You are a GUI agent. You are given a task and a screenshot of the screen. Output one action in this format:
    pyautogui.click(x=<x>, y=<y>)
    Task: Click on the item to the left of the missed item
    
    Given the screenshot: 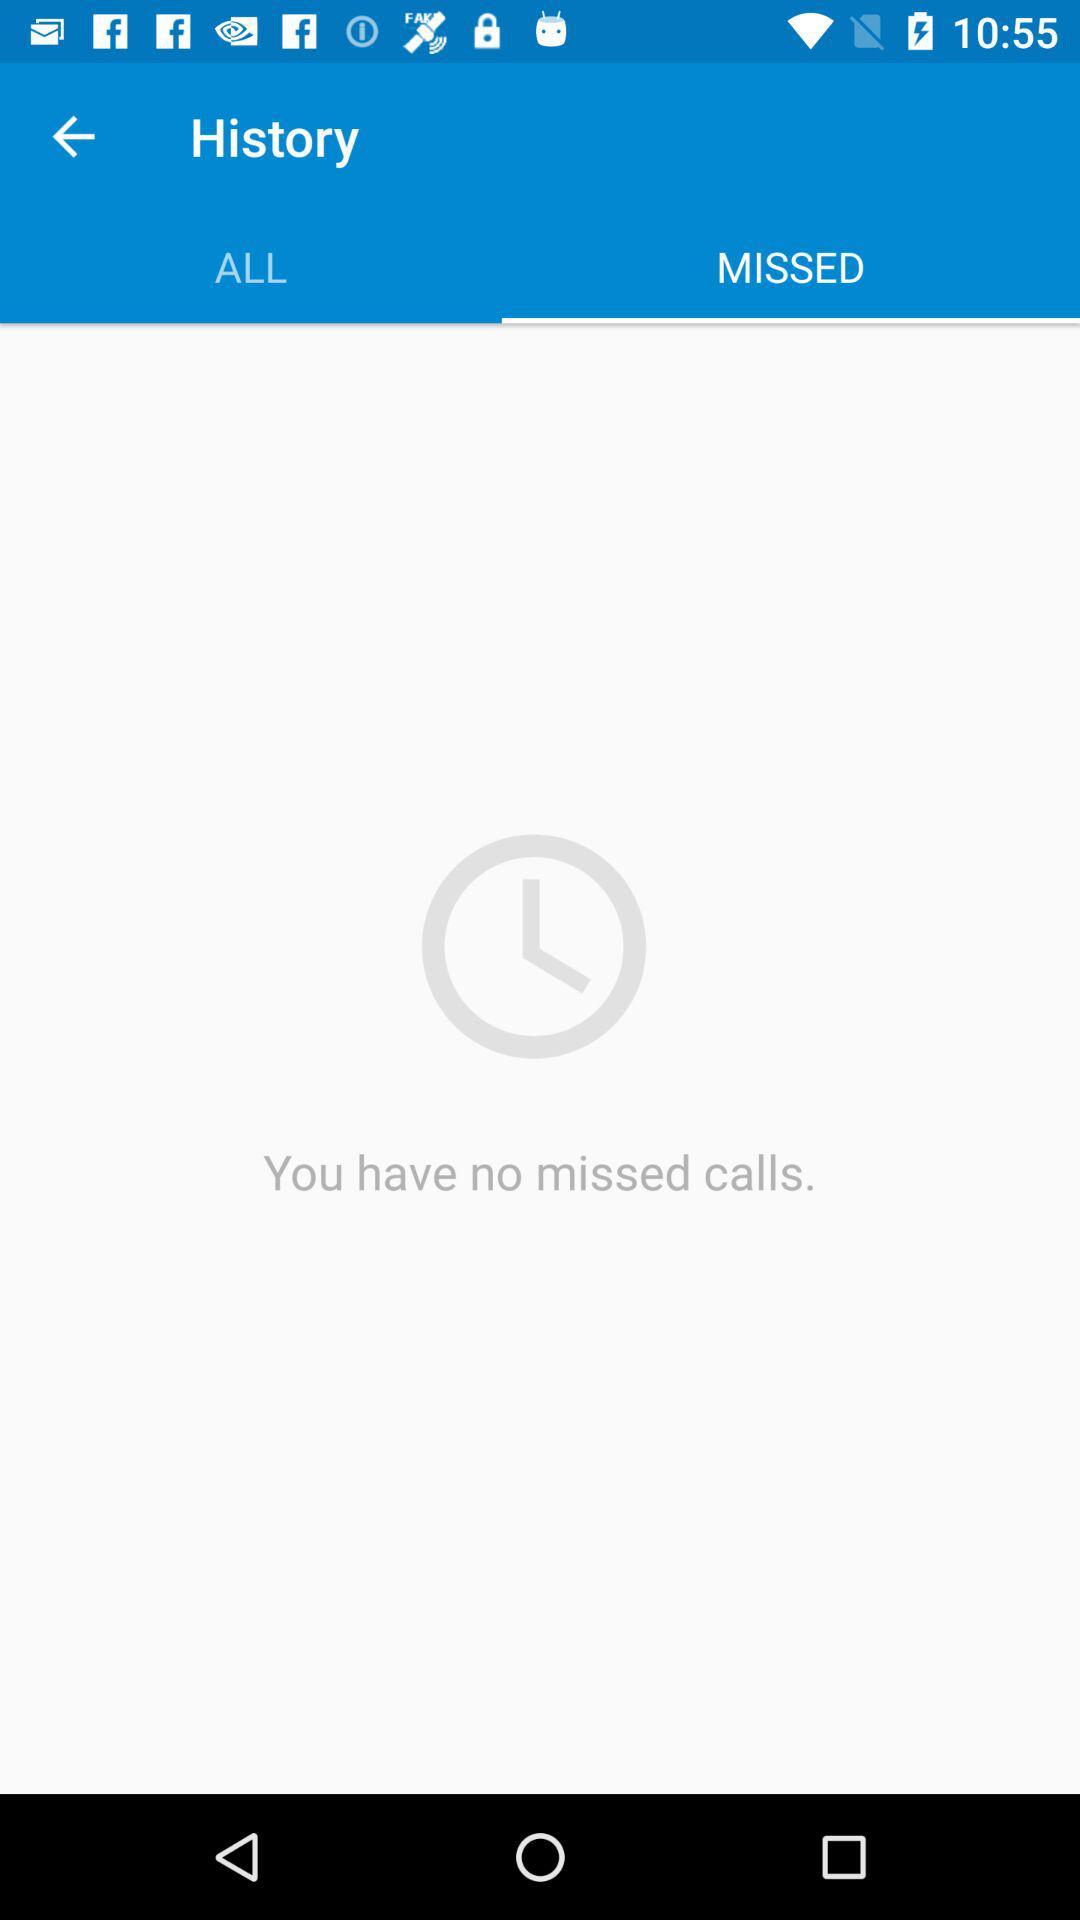 What is the action you would take?
    pyautogui.click(x=249, y=265)
    